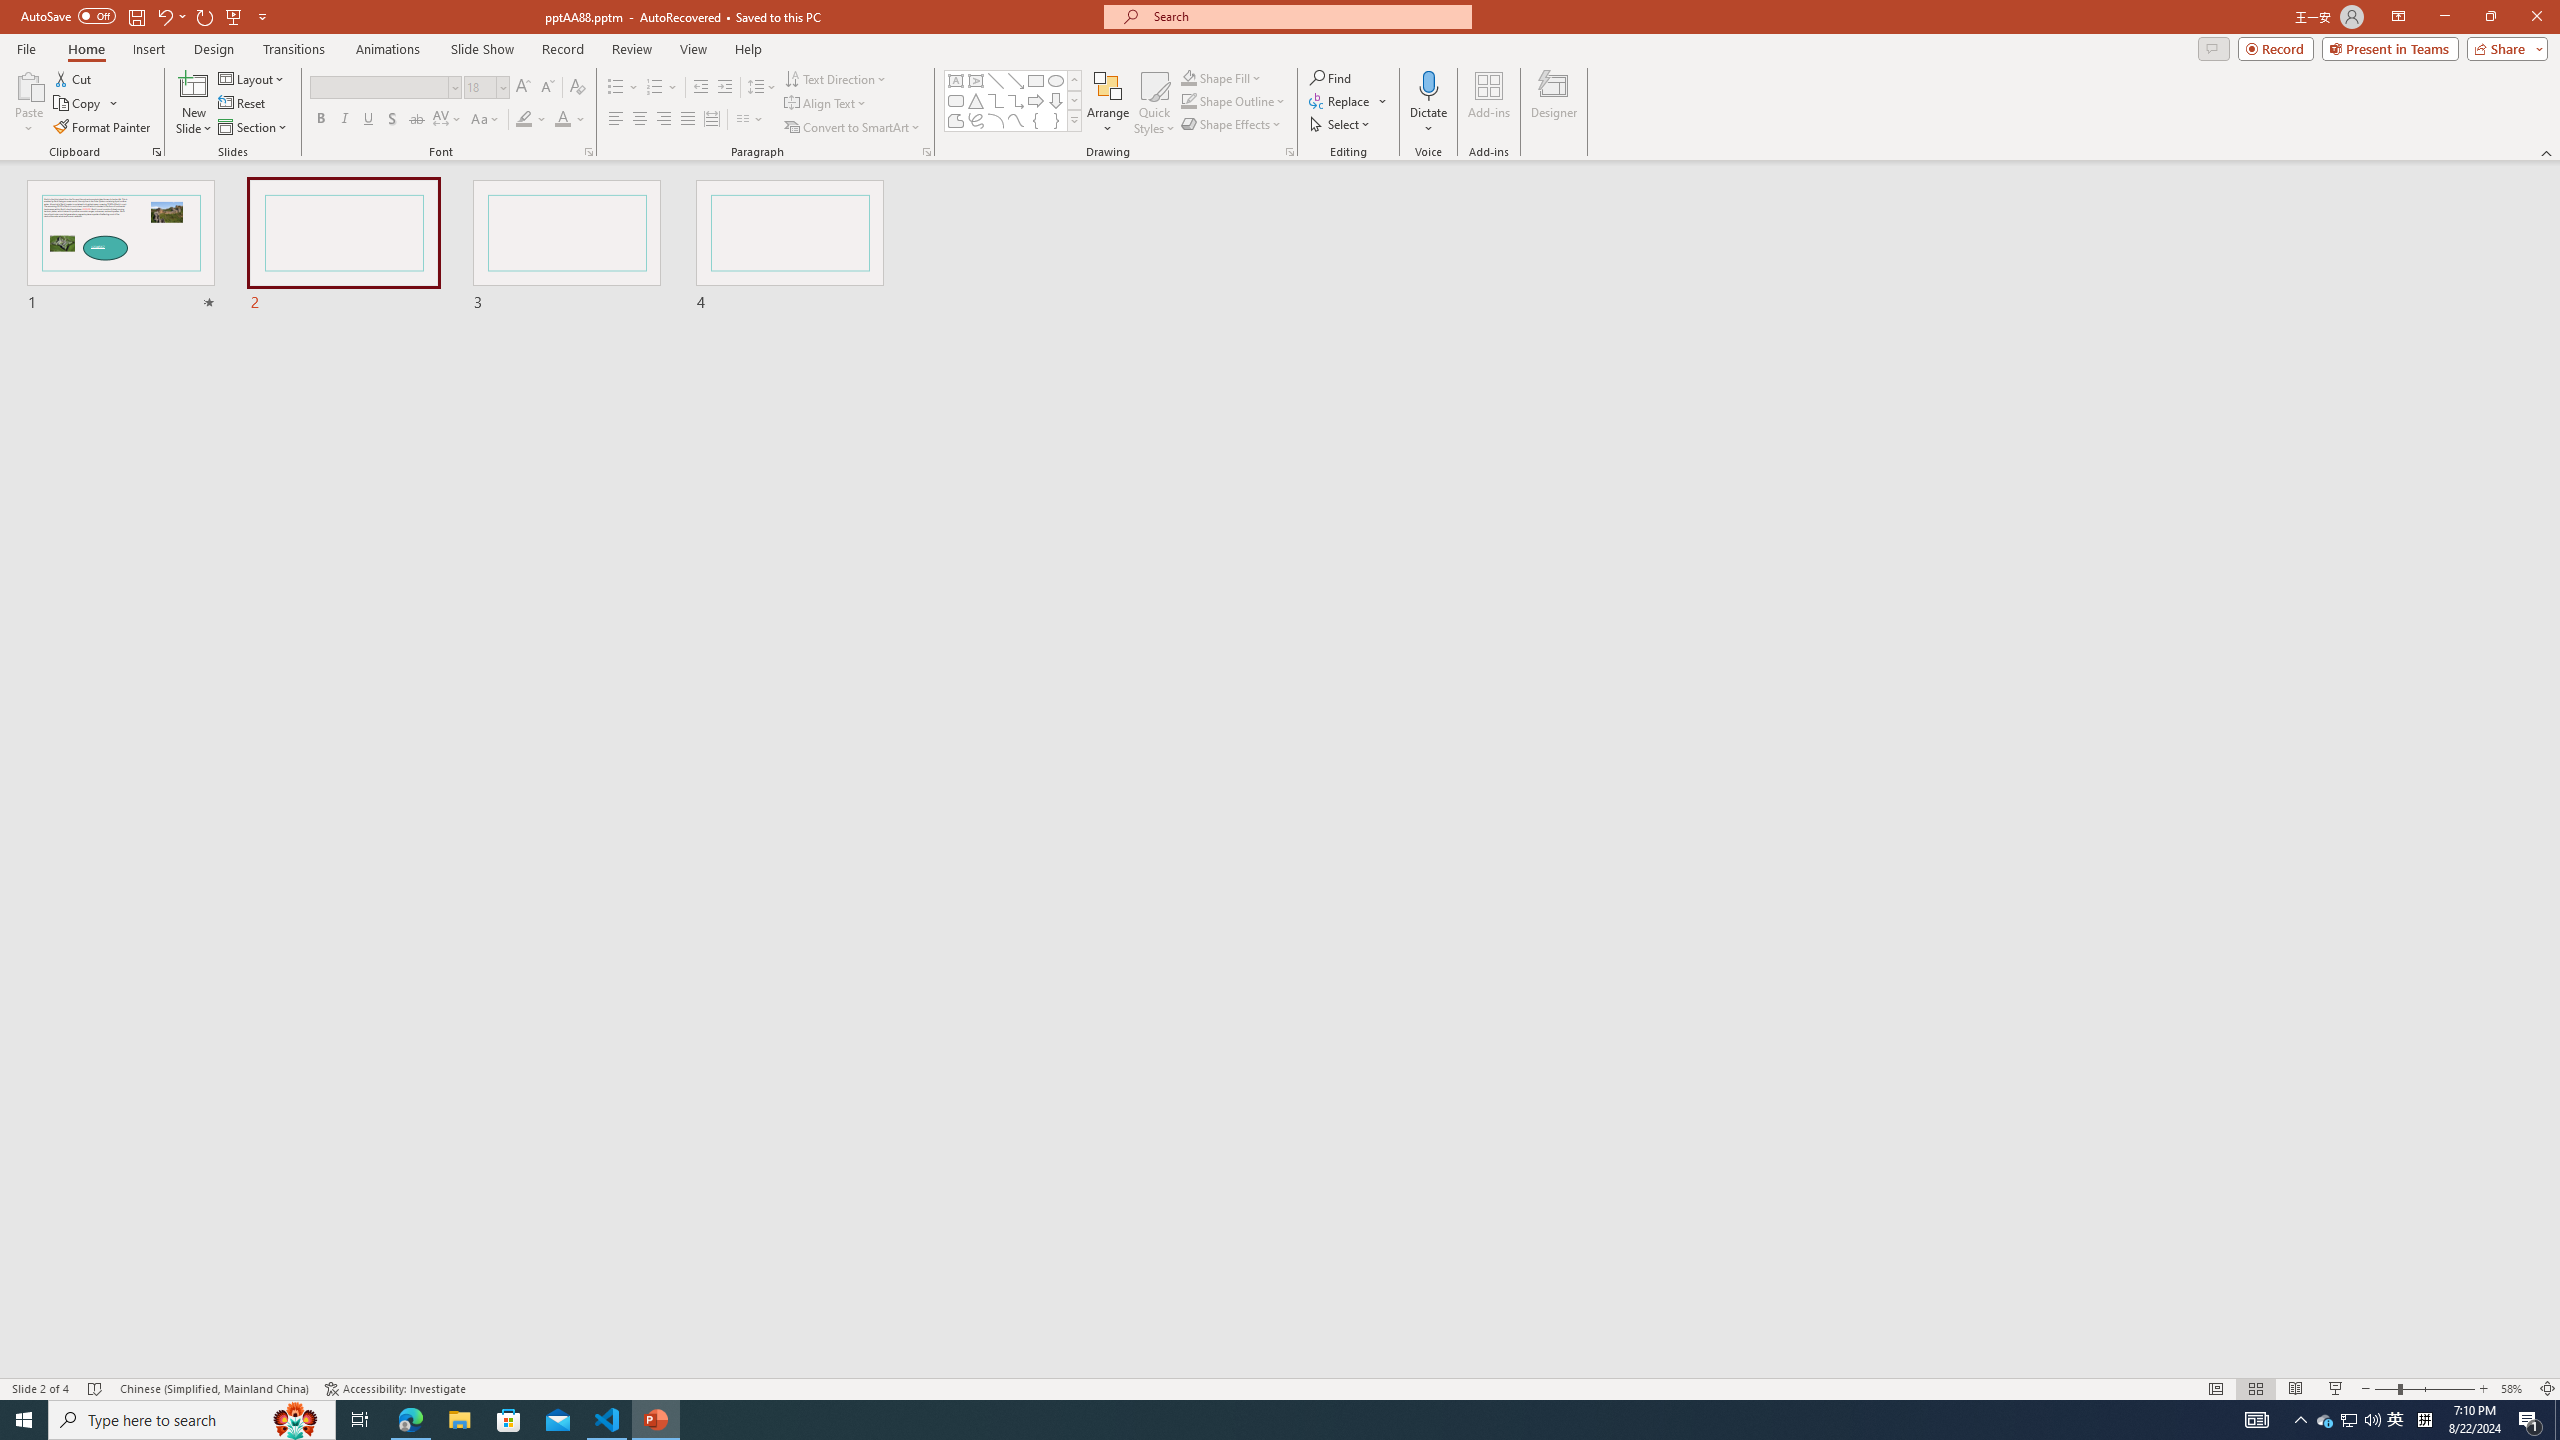  Describe the element at coordinates (1231, 122) in the screenshot. I see `'Shape Effects'` at that location.